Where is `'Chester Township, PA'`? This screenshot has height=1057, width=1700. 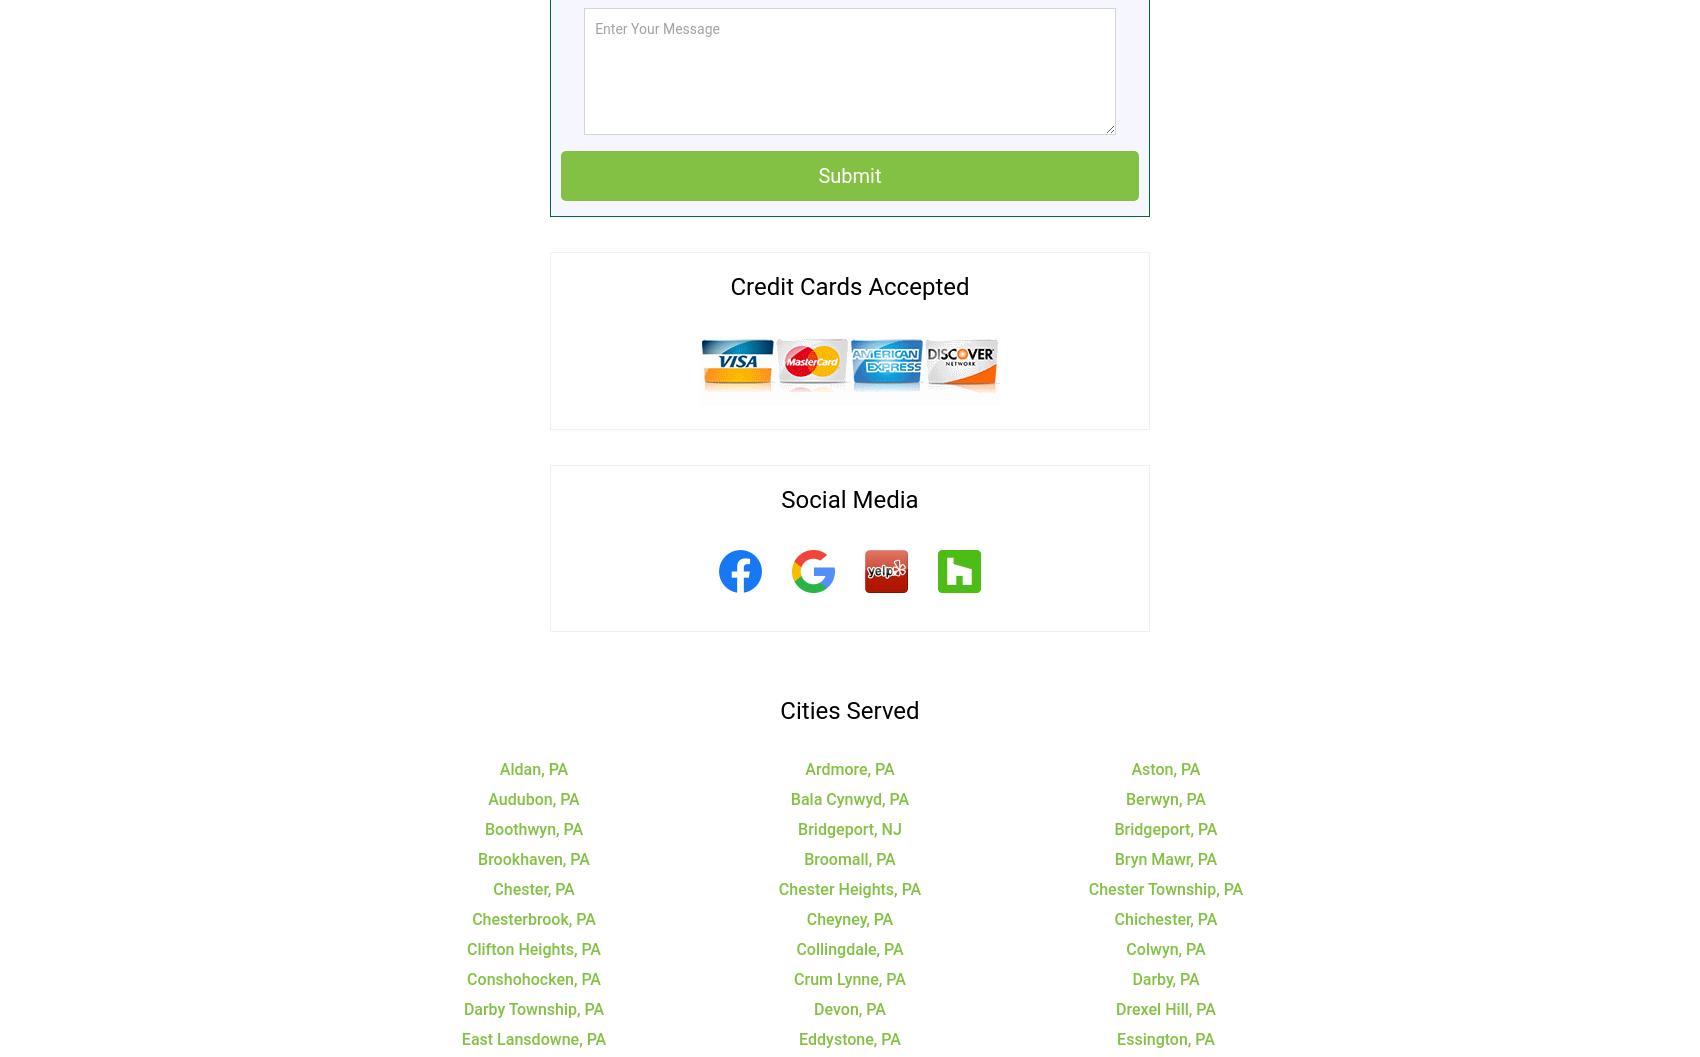
'Chester Township, PA' is located at coordinates (1165, 887).